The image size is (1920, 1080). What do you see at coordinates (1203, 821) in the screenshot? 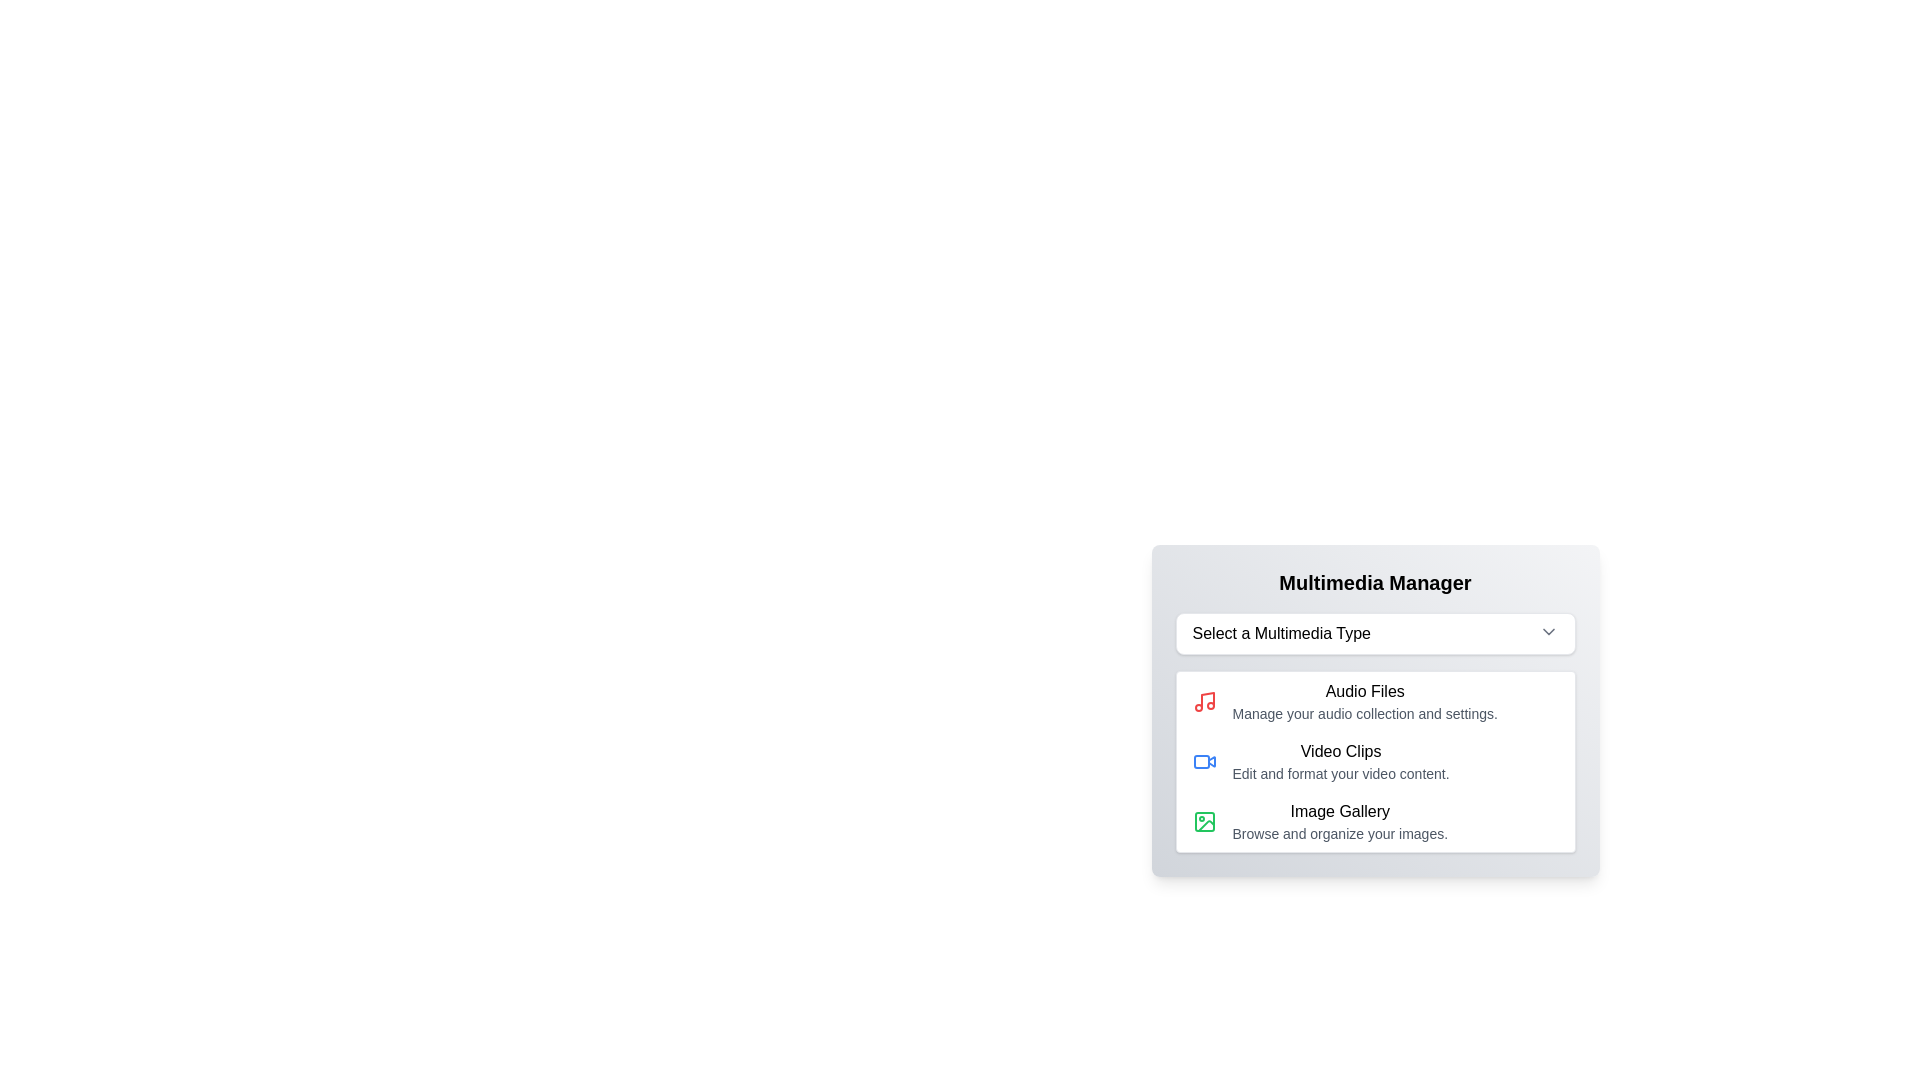
I see `the green outlined icon representing an image, which is located on the left side of the text 'Image Gallery' and 'Browse and organize your images.' in the Multimedia Manager layout` at bounding box center [1203, 821].